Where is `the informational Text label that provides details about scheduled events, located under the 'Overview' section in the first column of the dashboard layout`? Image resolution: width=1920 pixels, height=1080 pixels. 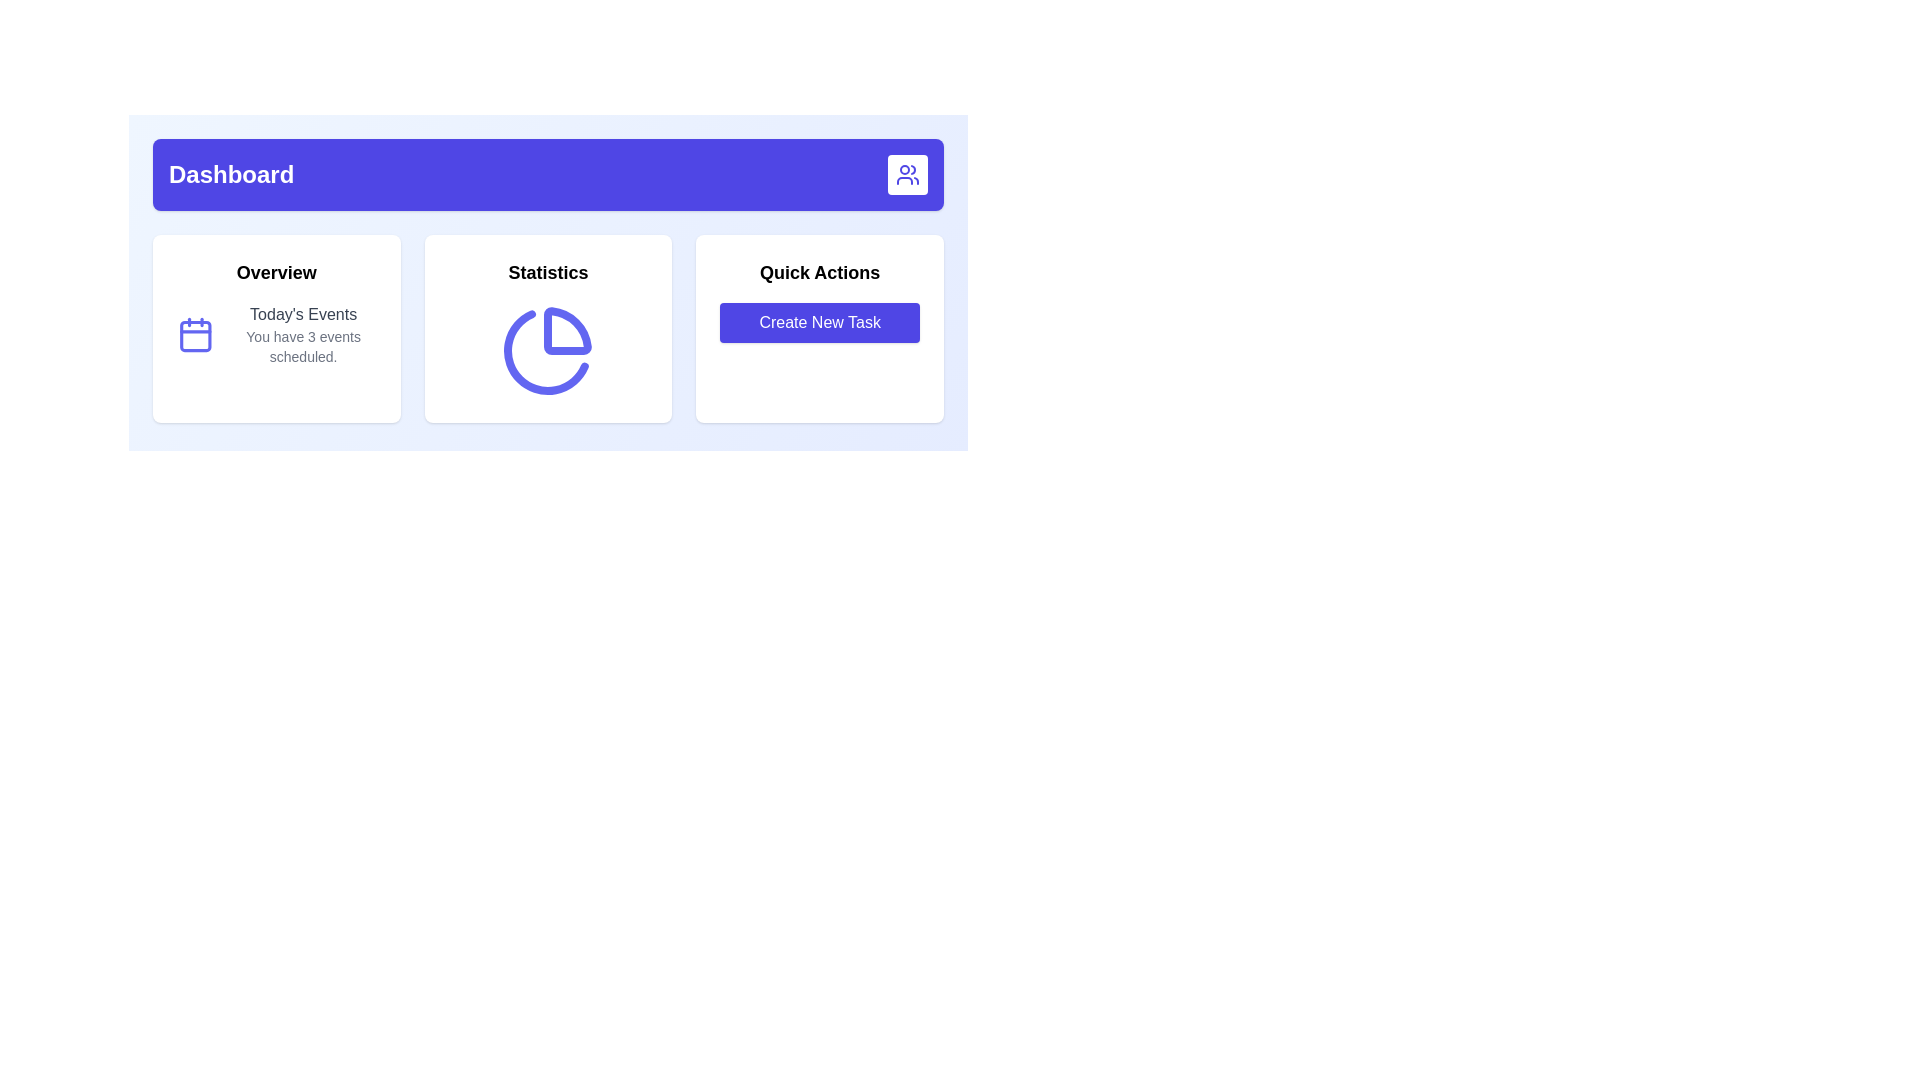
the informational Text label that provides details about scheduled events, located under the 'Overview' section in the first column of the dashboard layout is located at coordinates (302, 346).